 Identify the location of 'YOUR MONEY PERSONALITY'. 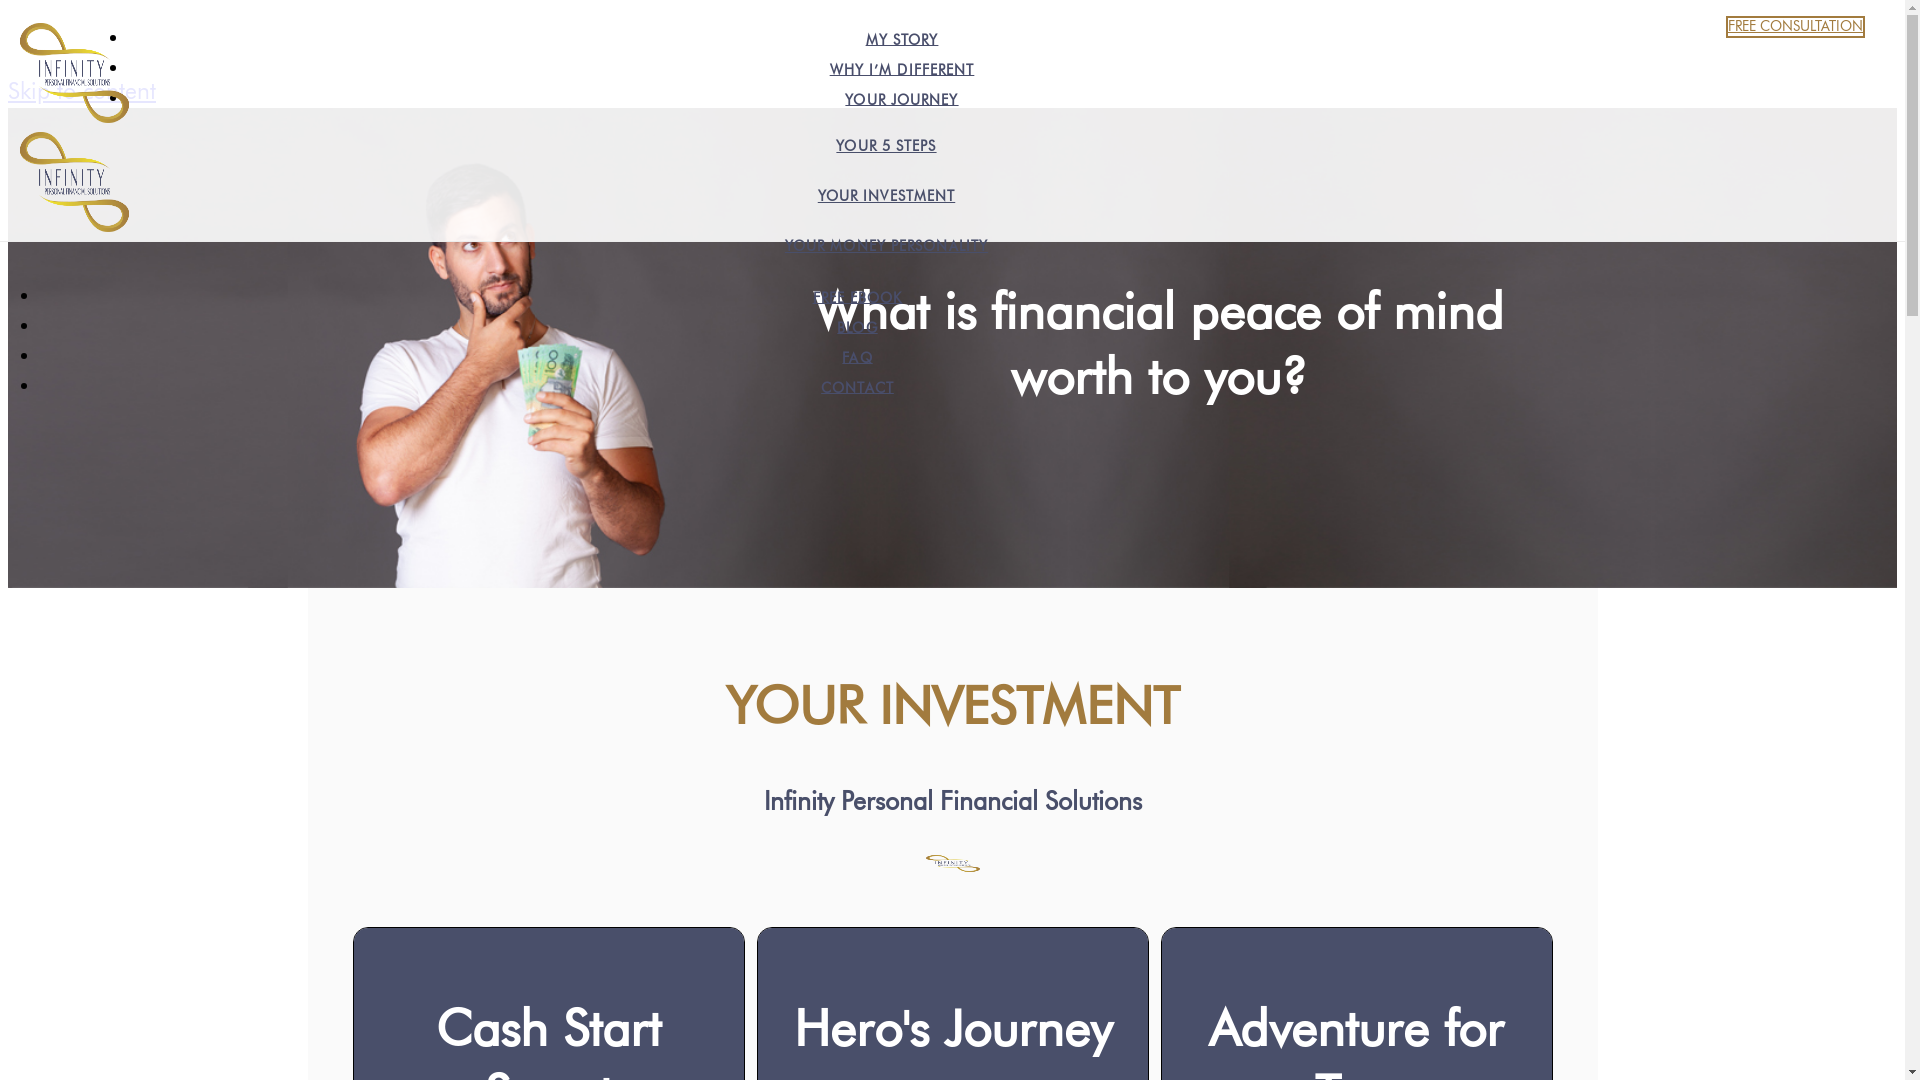
(885, 245).